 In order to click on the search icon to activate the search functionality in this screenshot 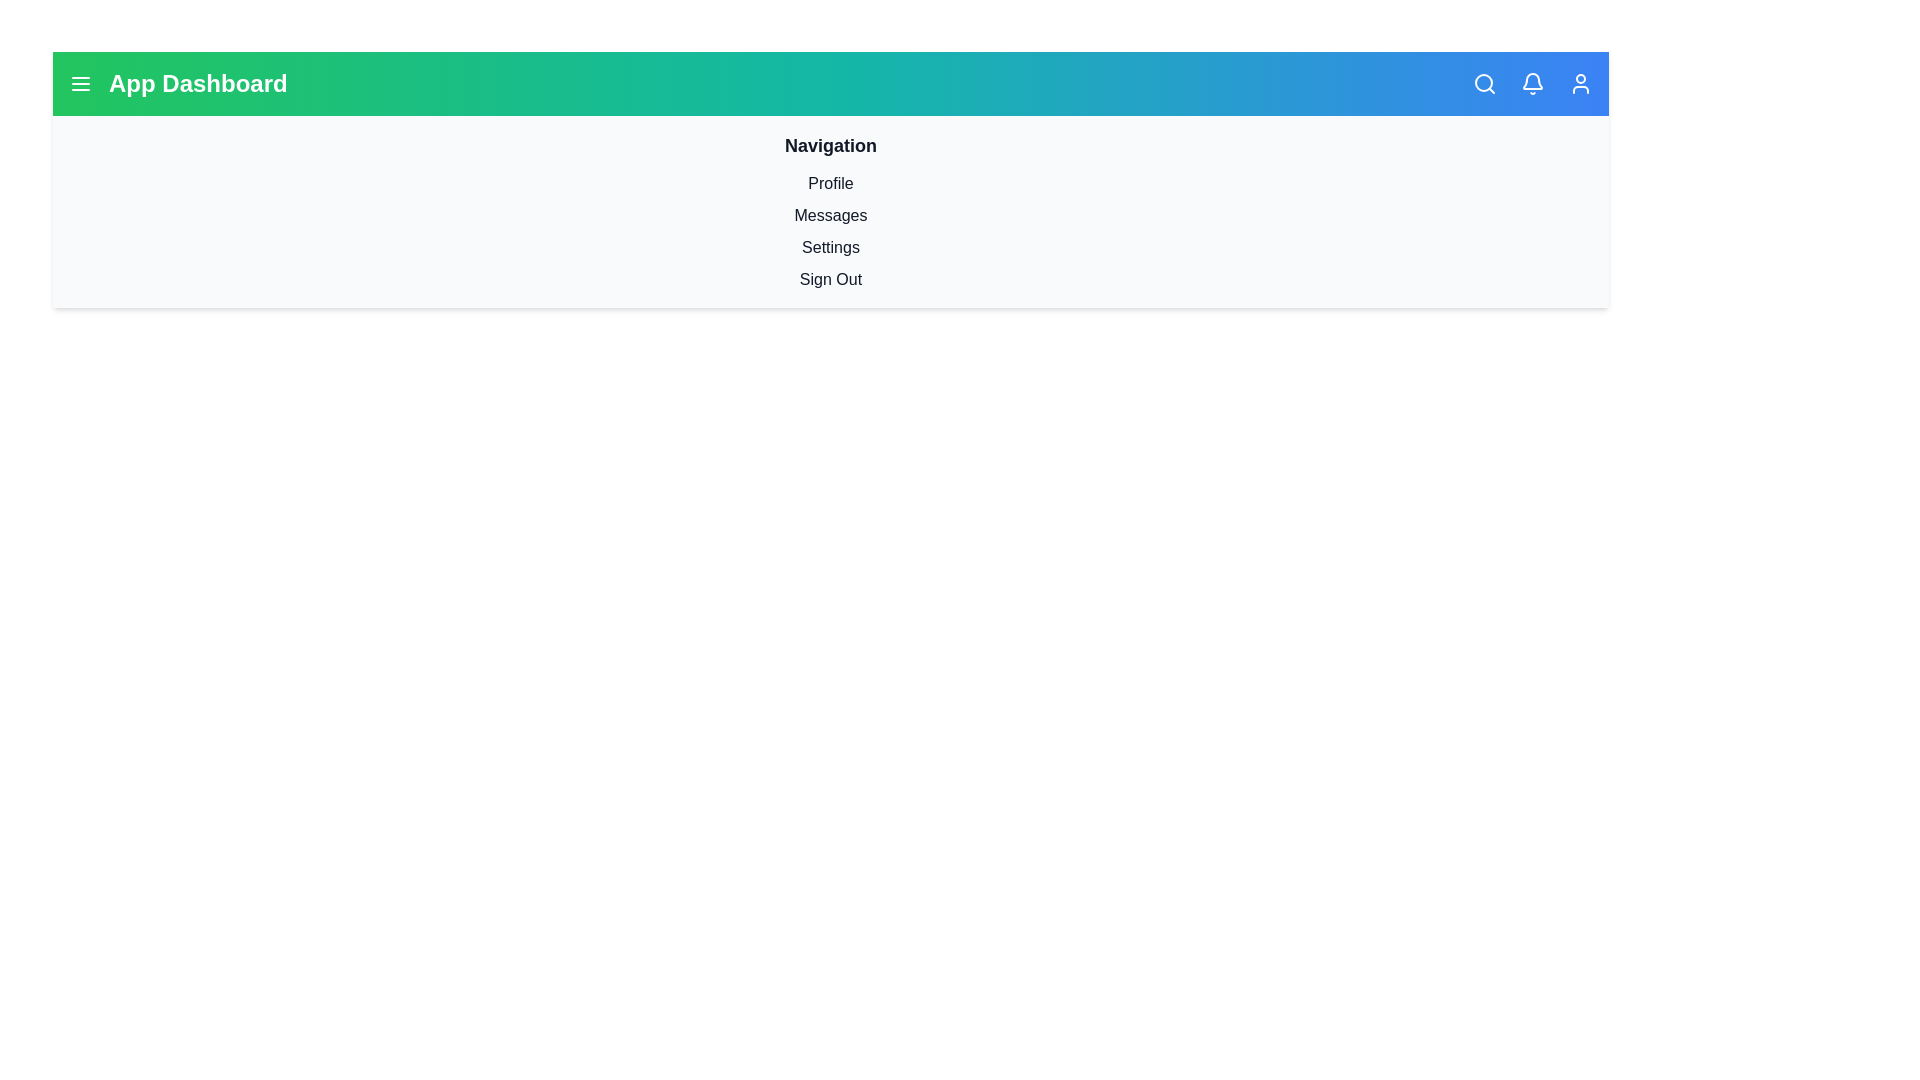, I will do `click(1484, 83)`.